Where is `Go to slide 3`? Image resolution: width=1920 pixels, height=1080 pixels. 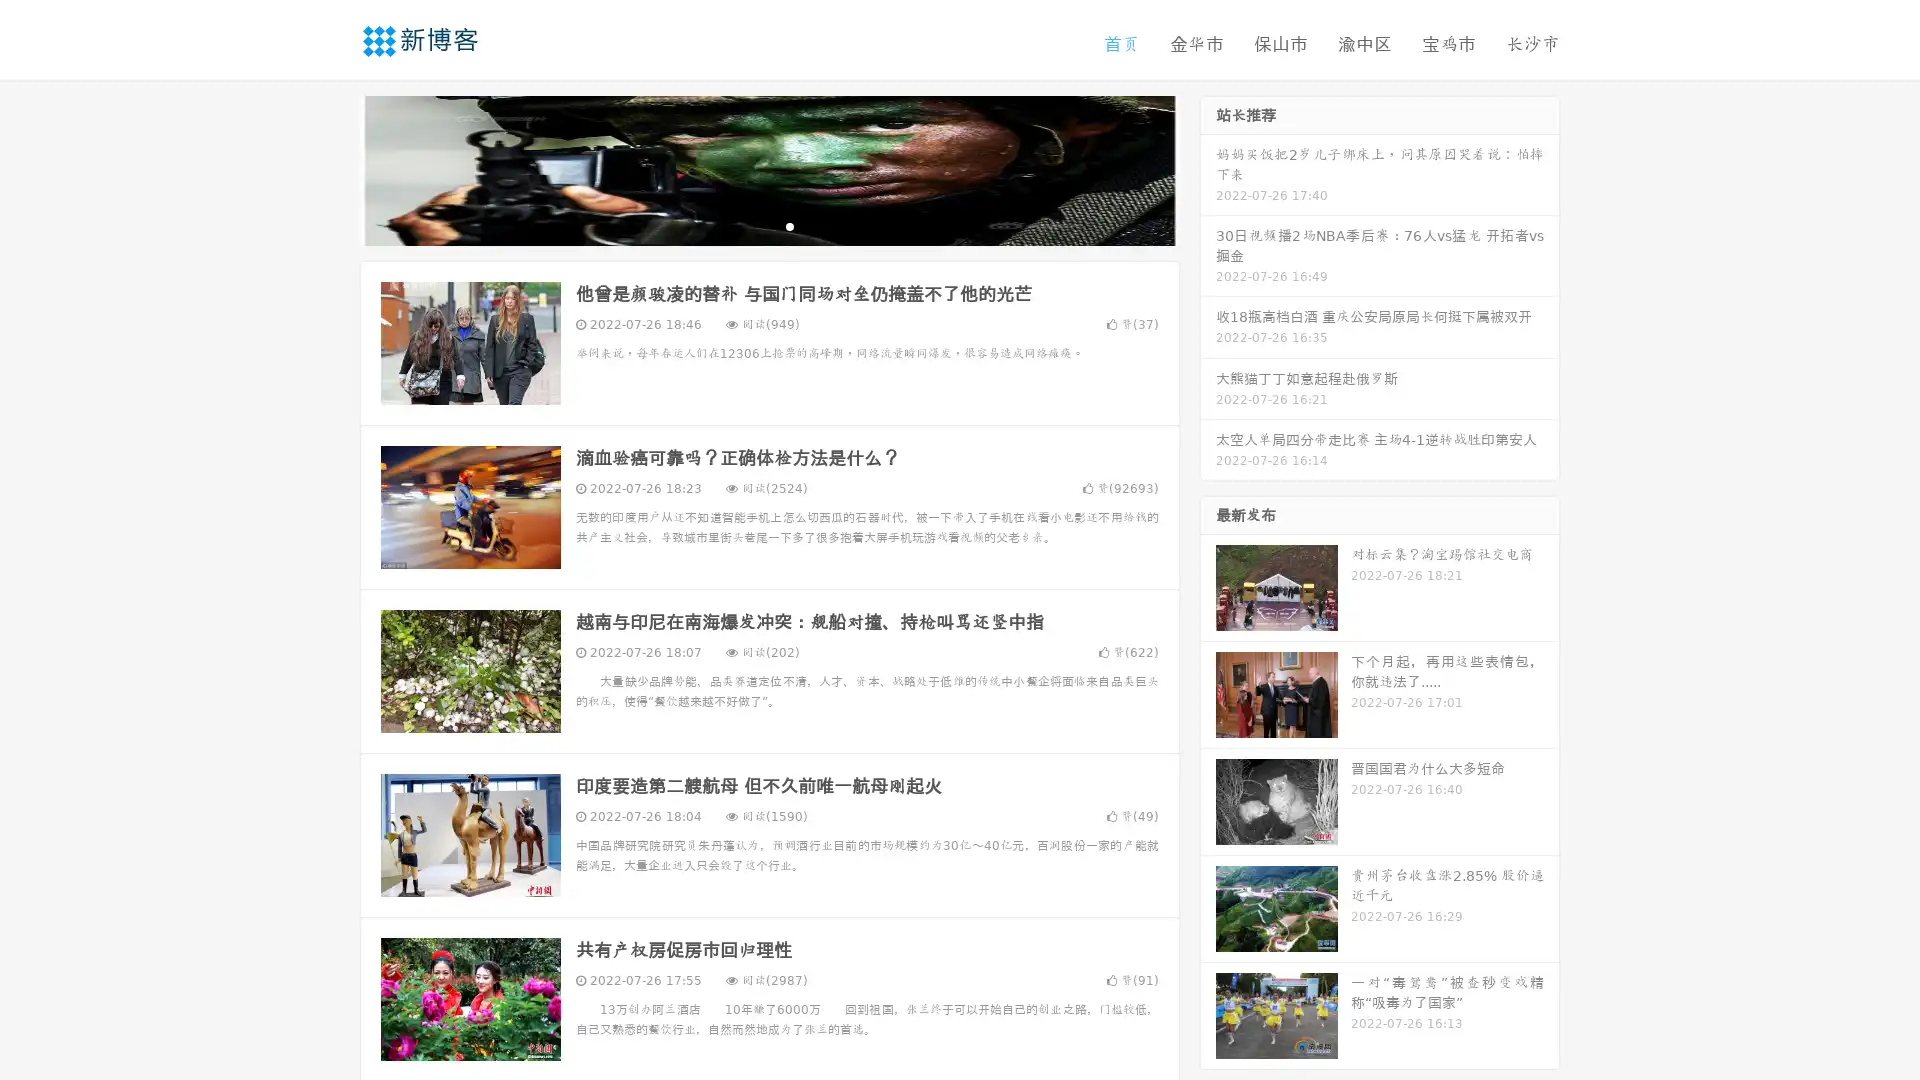 Go to slide 3 is located at coordinates (789, 225).